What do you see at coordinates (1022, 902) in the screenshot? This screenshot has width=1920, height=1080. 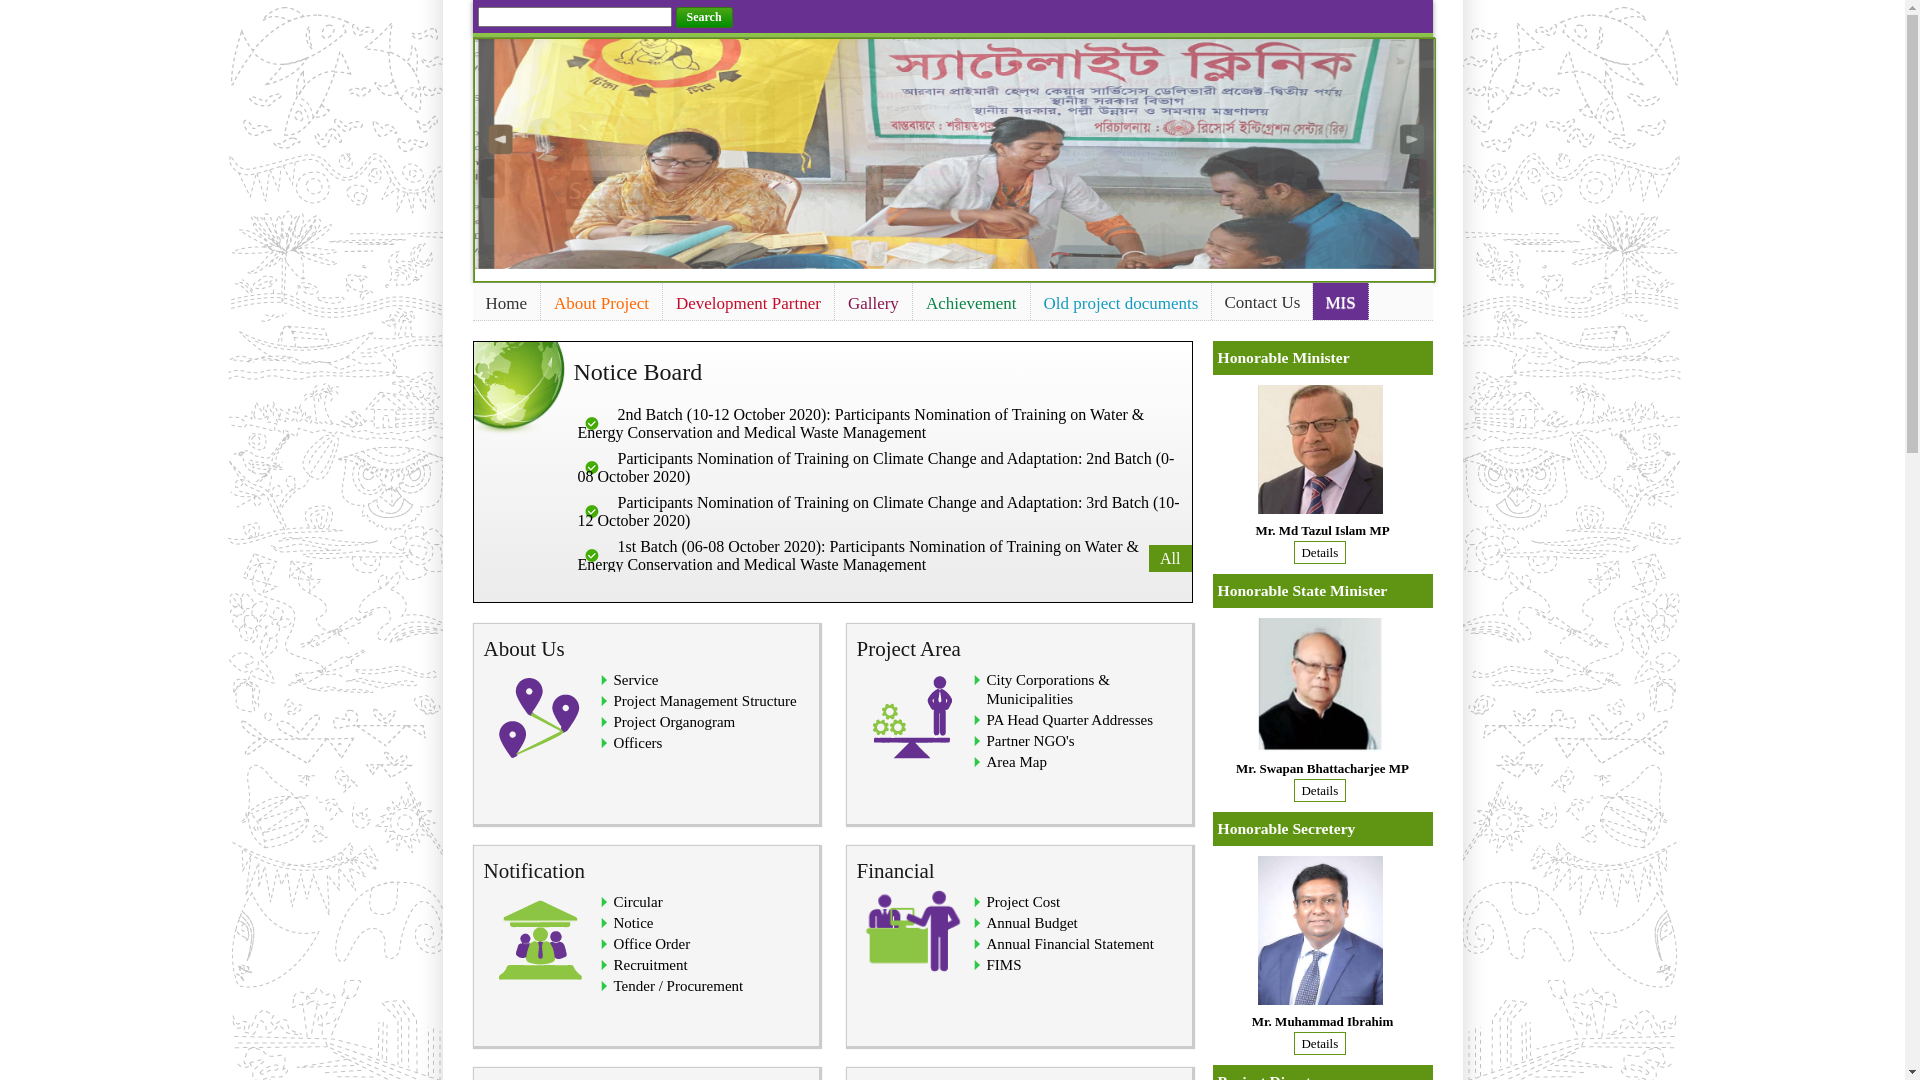 I see `'Project Cost'` at bounding box center [1022, 902].